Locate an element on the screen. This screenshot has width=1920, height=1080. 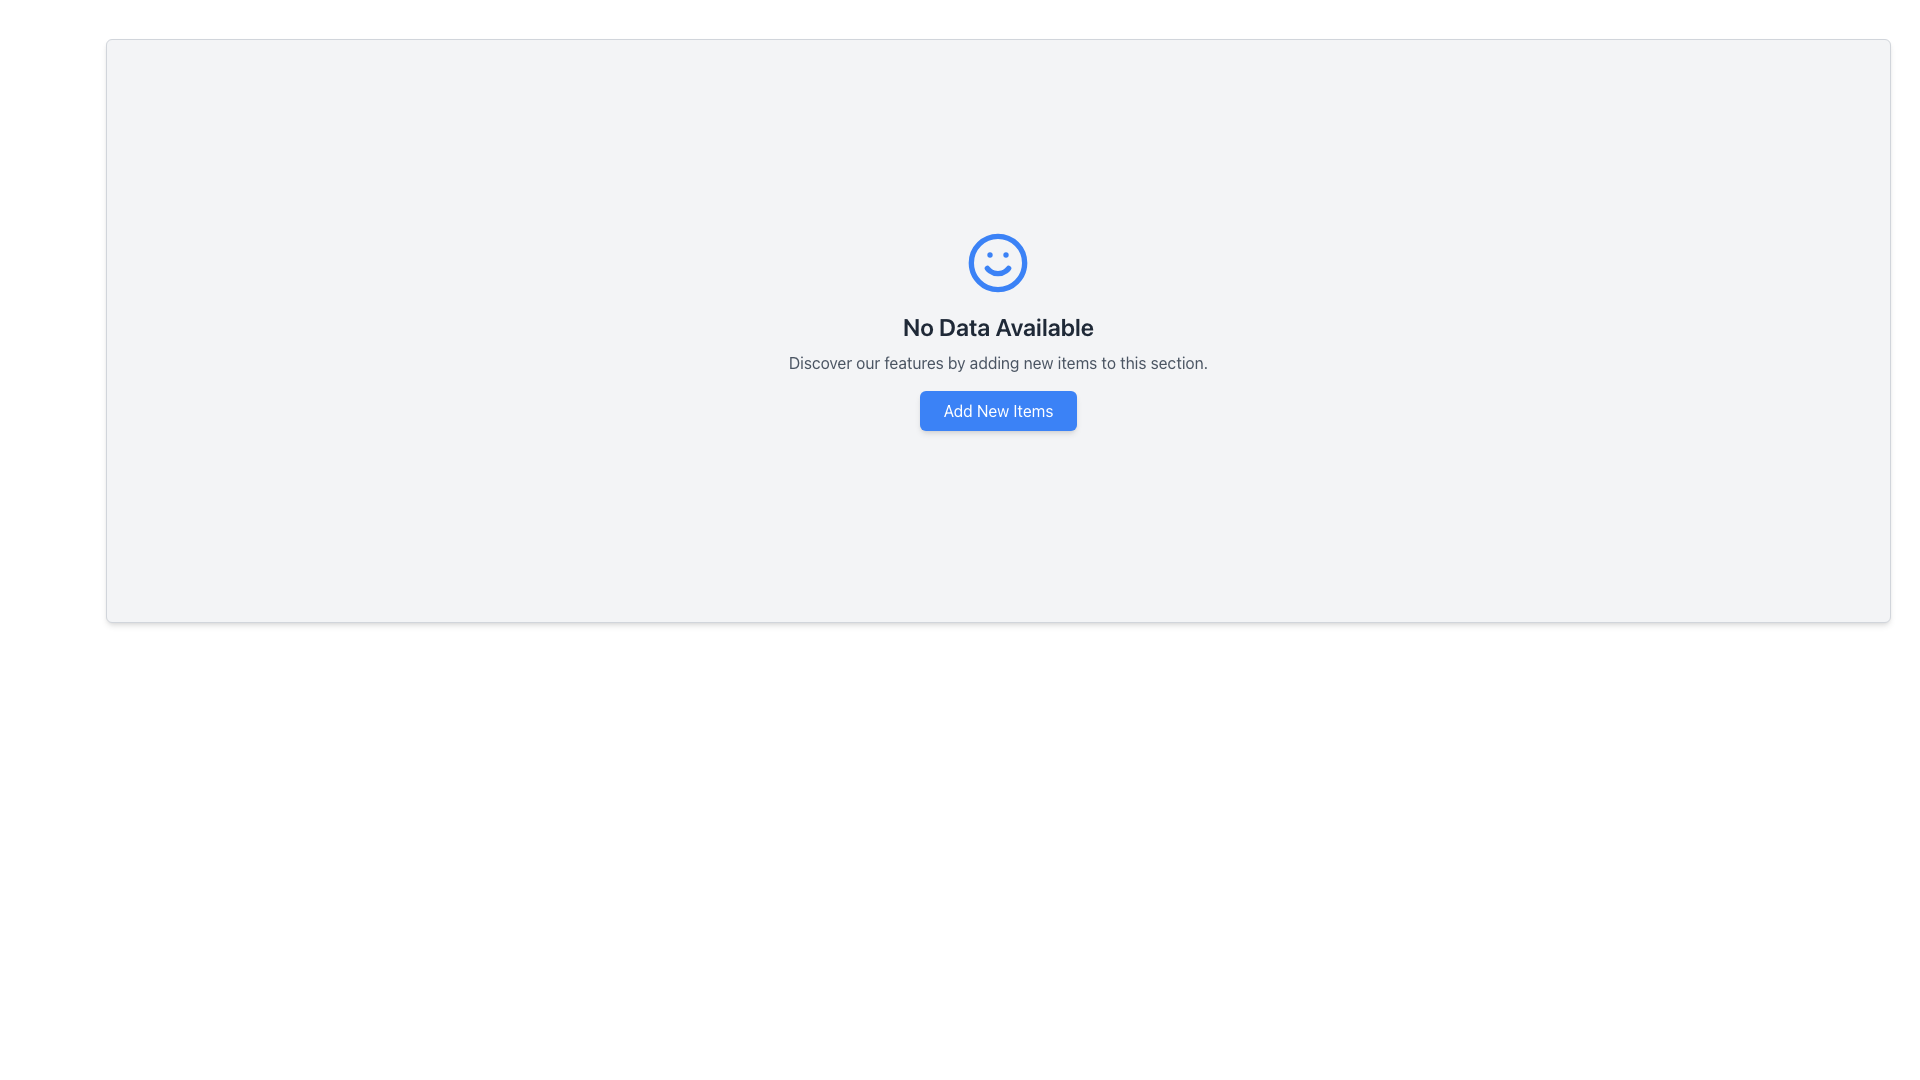
the 'Add New Items' button located below the text 'Discover our features by adding new items to this section.' is located at coordinates (998, 410).